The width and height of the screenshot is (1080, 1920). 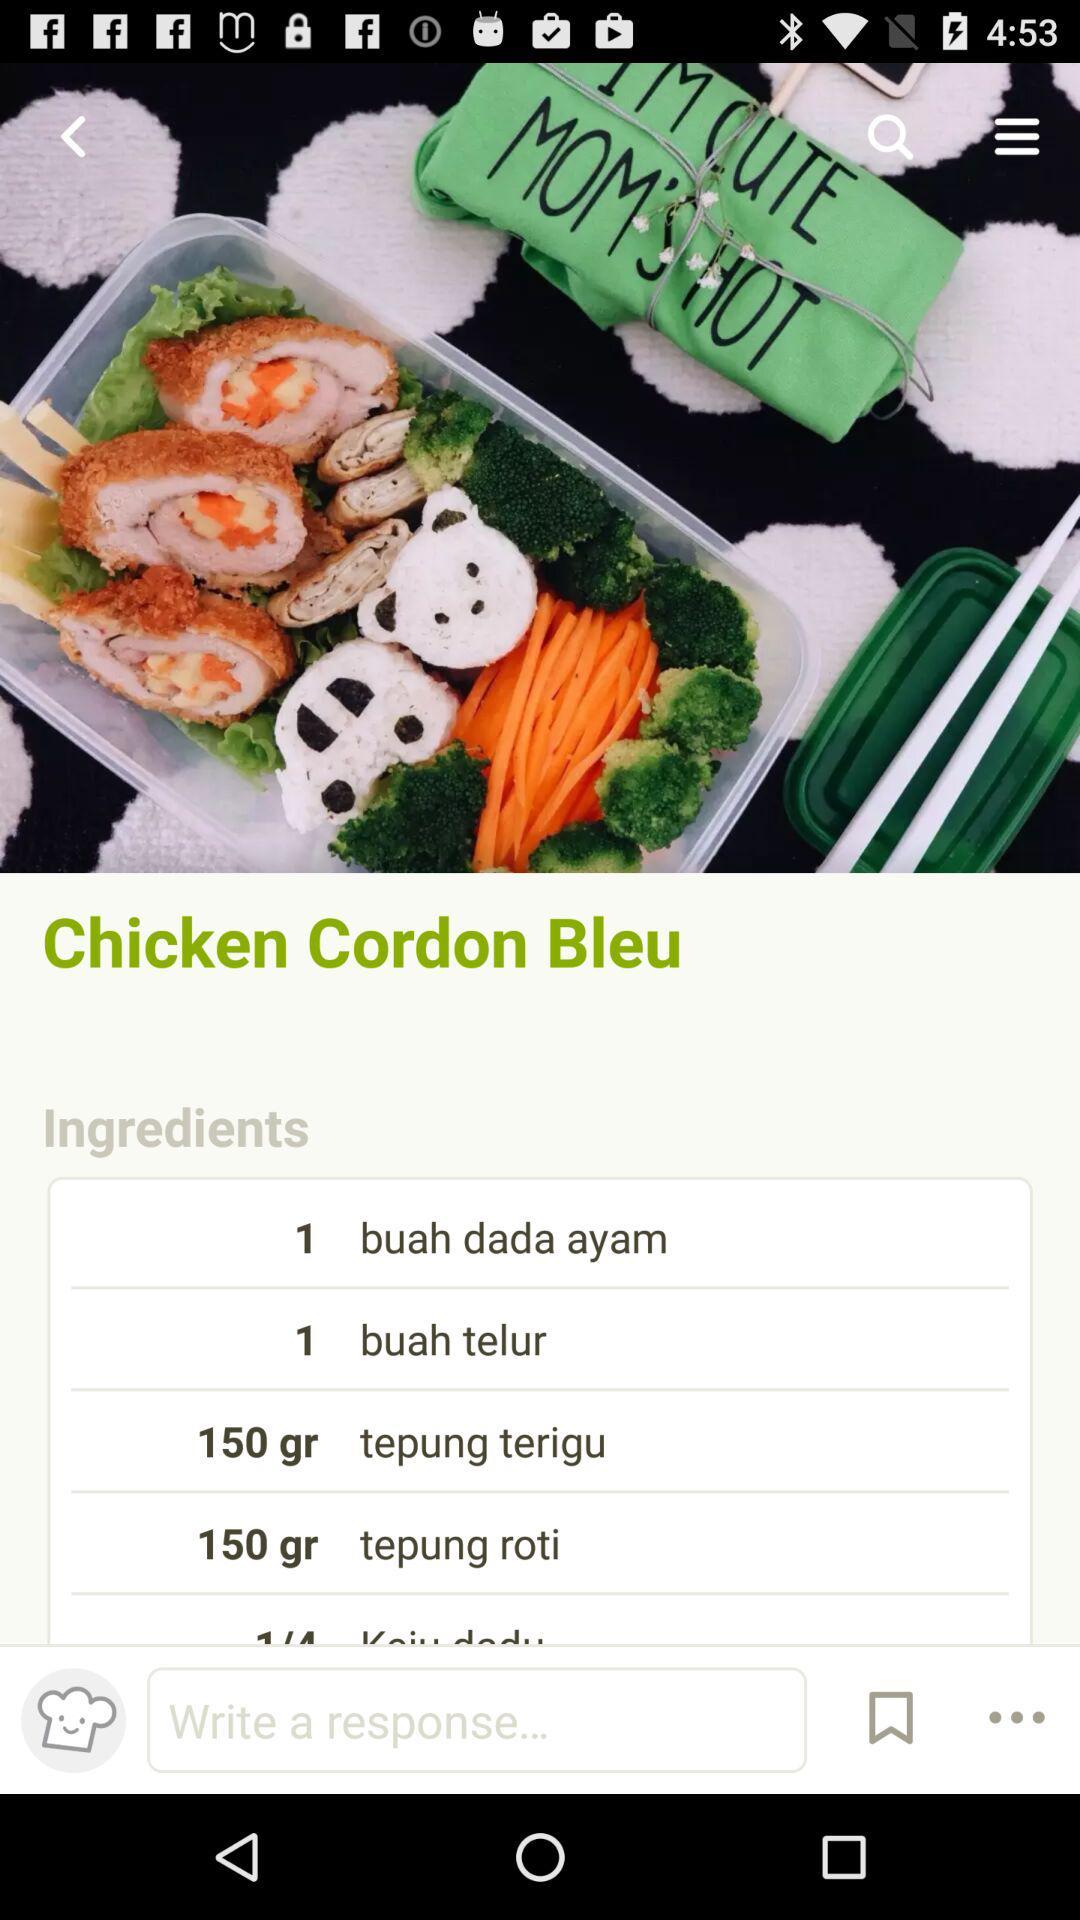 I want to click on the more icon, so click(x=1017, y=1840).